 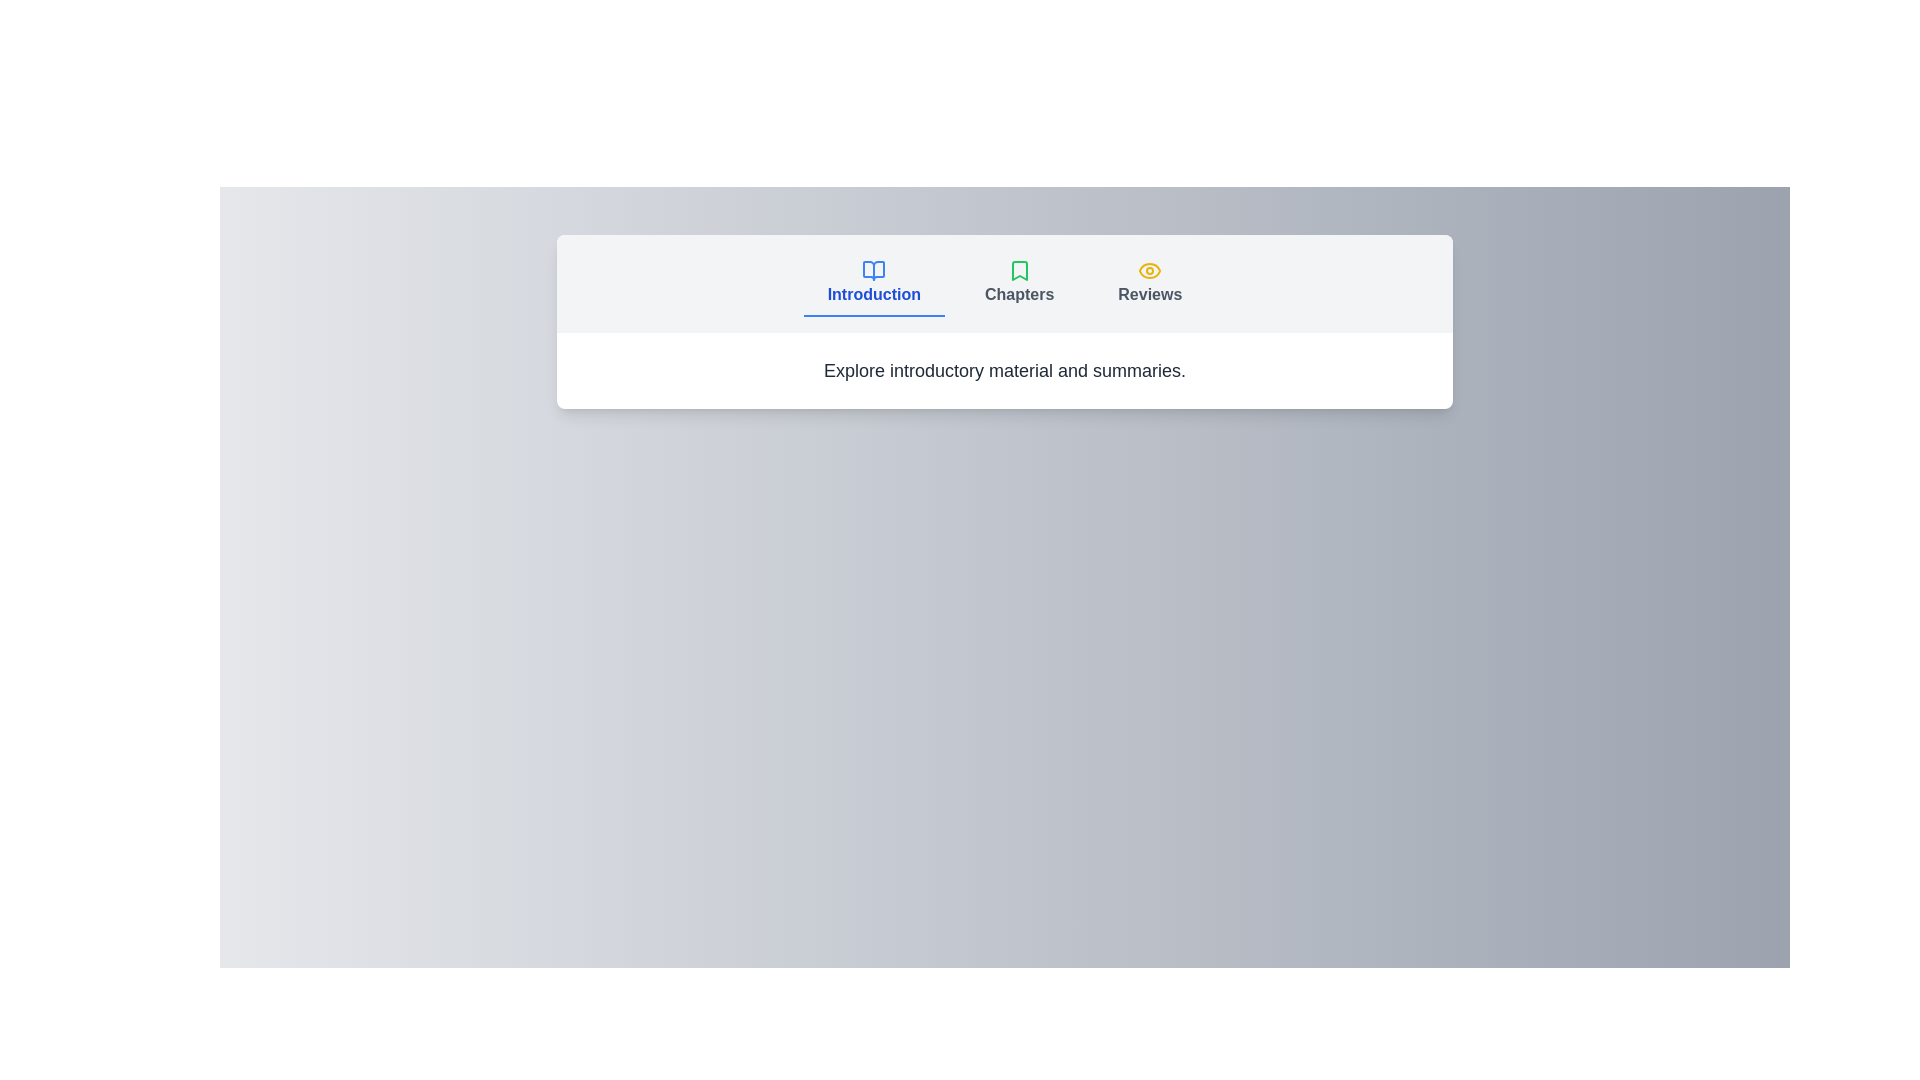 I want to click on the Chapters tab to change focus, so click(x=1018, y=284).